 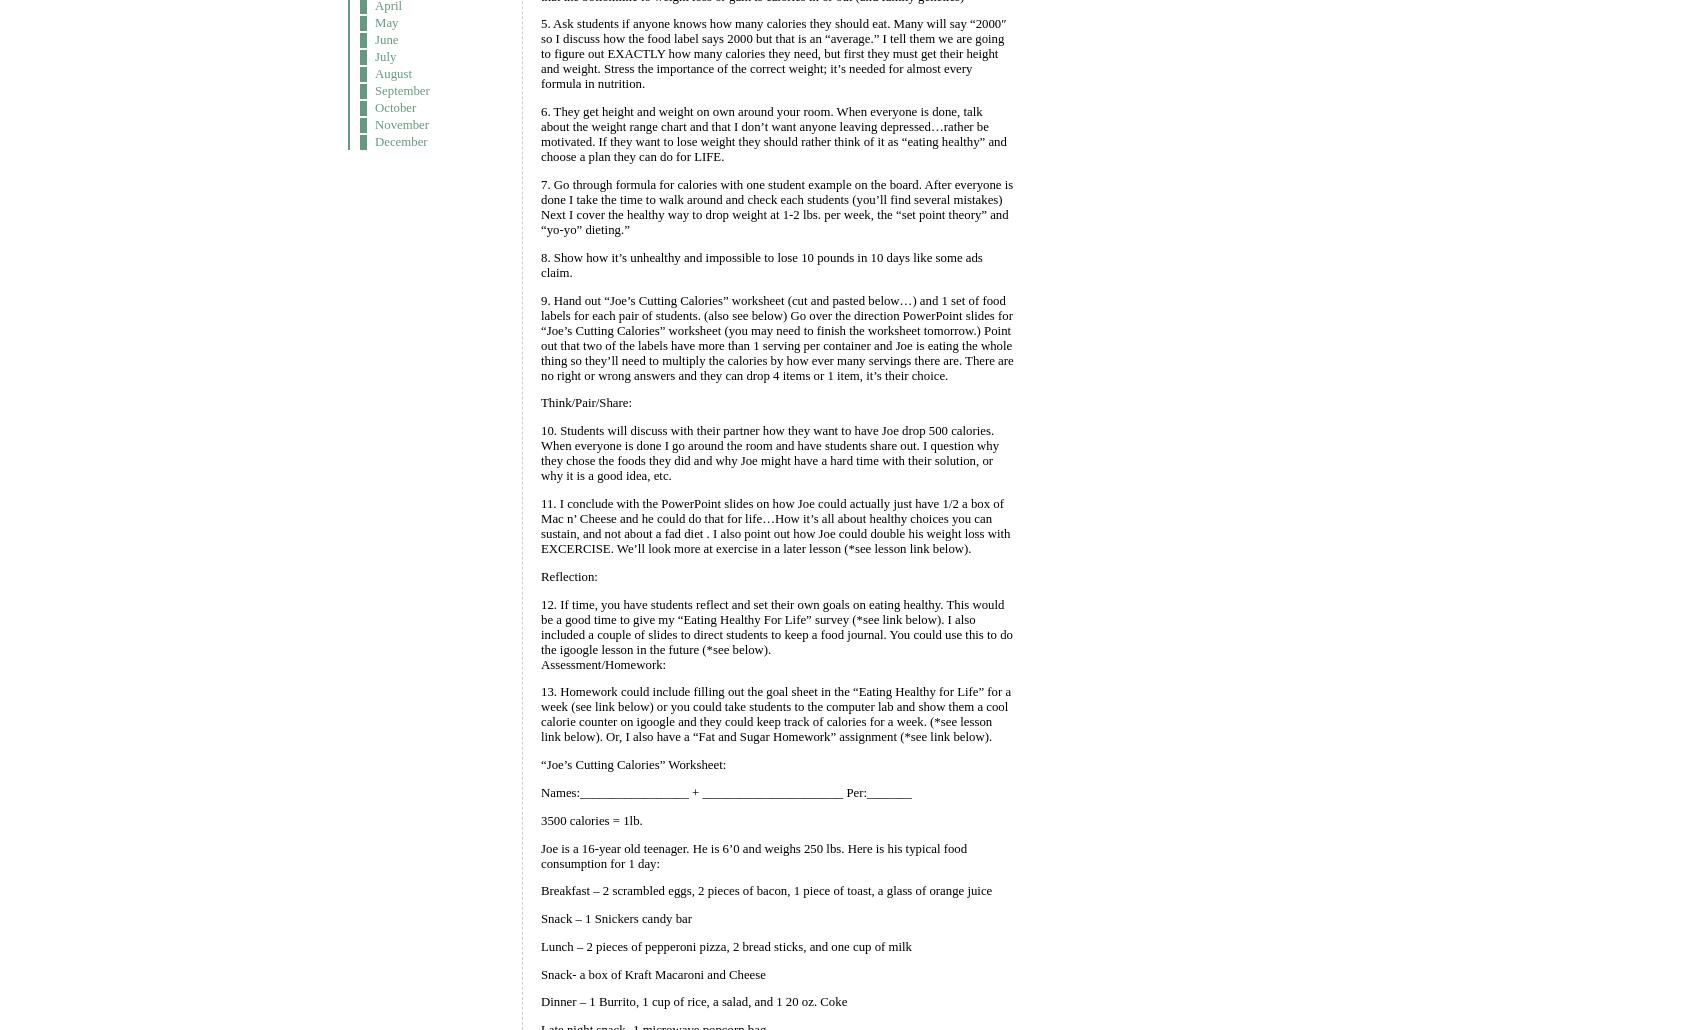 I want to click on 'Joe is a 16-year old teenager. He is 6’0 and weighs 250 lbs. Here is his typical food consumption for 1 day:', so click(x=752, y=854).